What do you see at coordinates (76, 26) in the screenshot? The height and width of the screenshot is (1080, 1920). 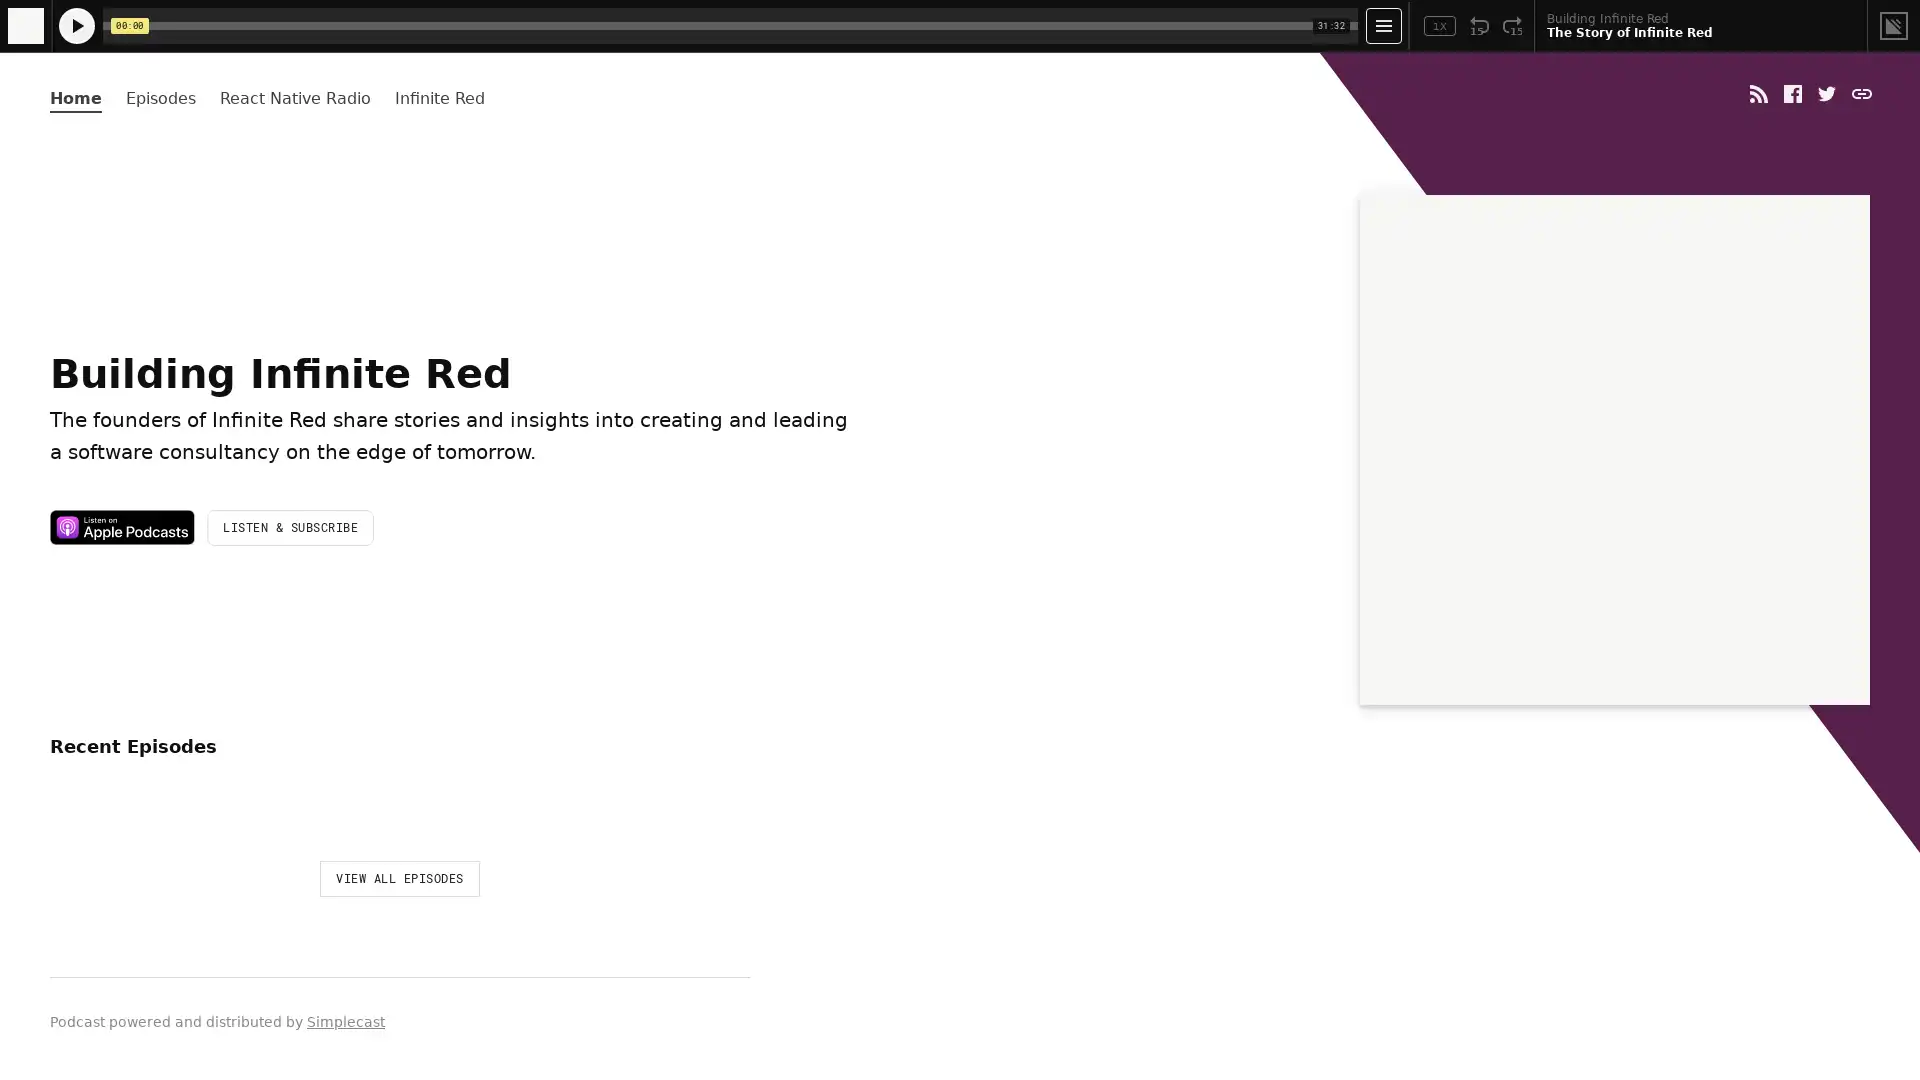 I see `Play` at bounding box center [76, 26].